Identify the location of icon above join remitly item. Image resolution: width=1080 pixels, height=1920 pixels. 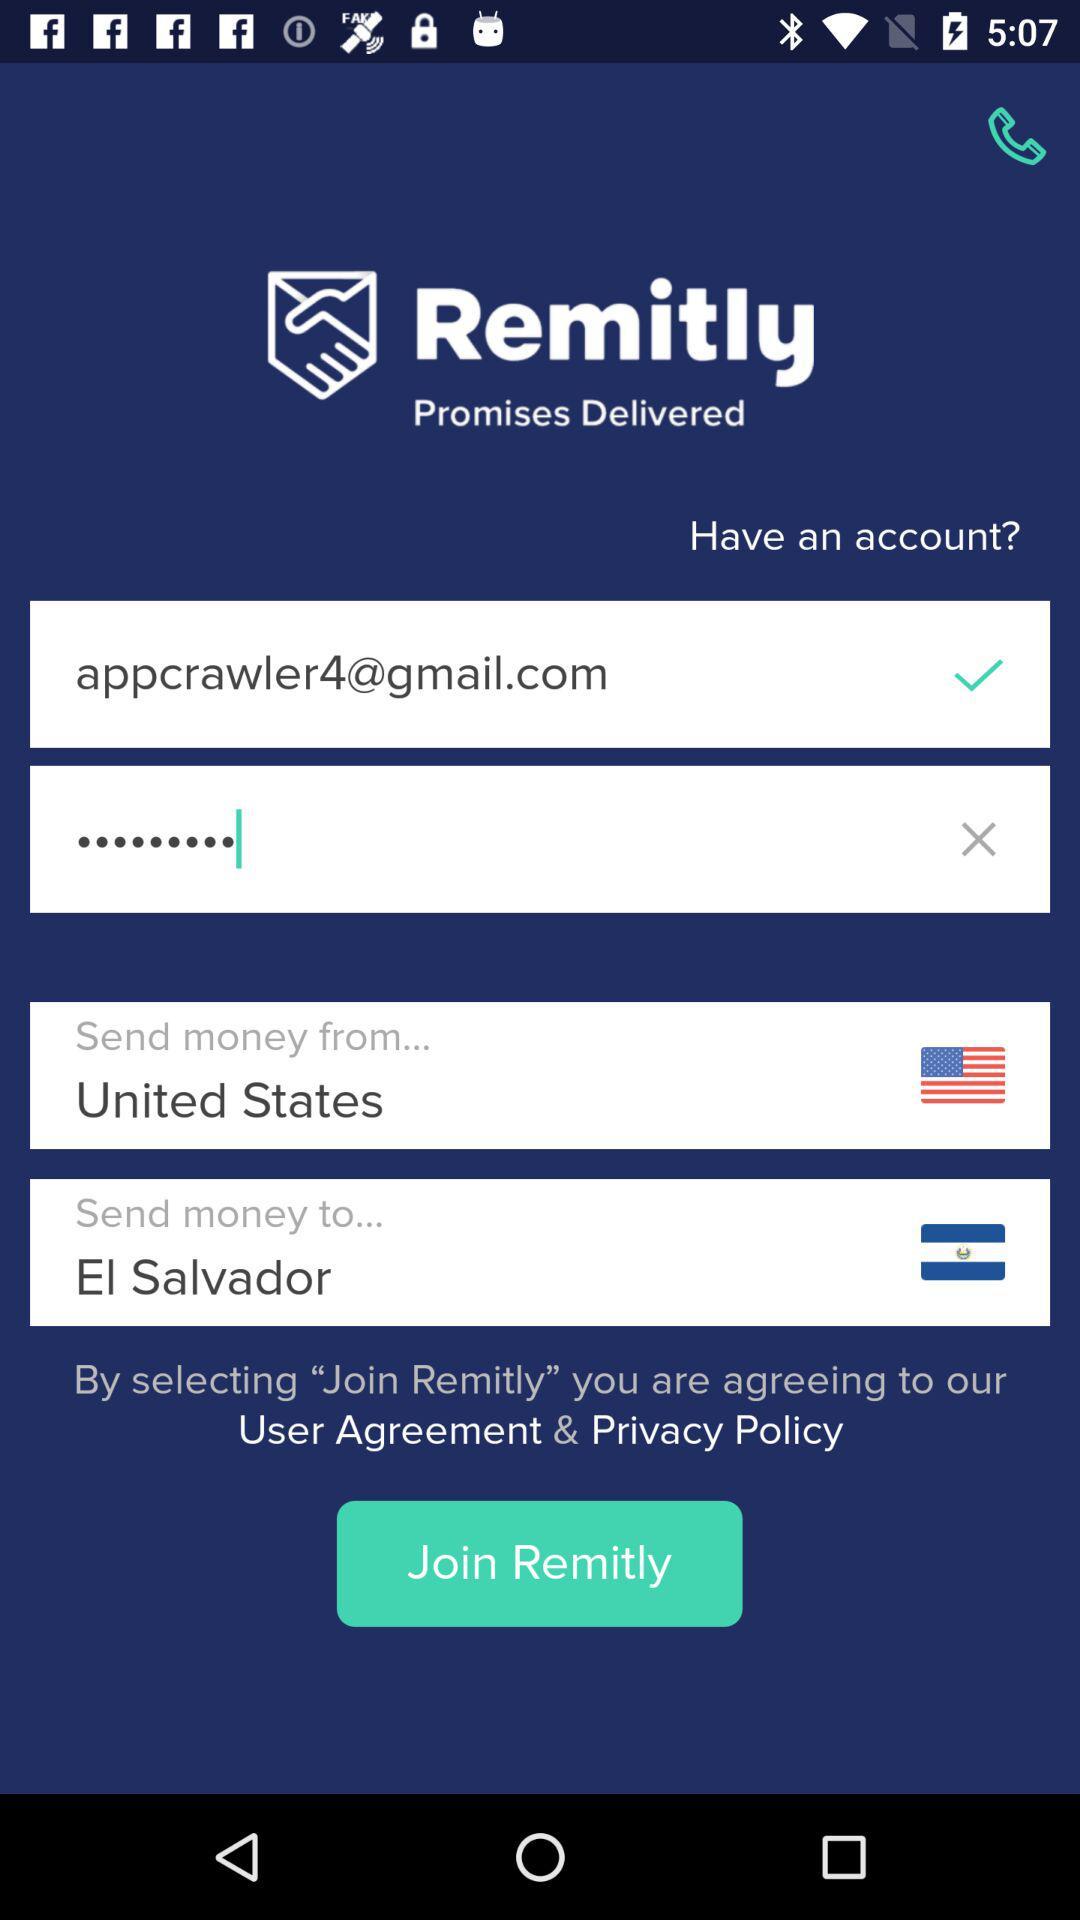
(540, 1404).